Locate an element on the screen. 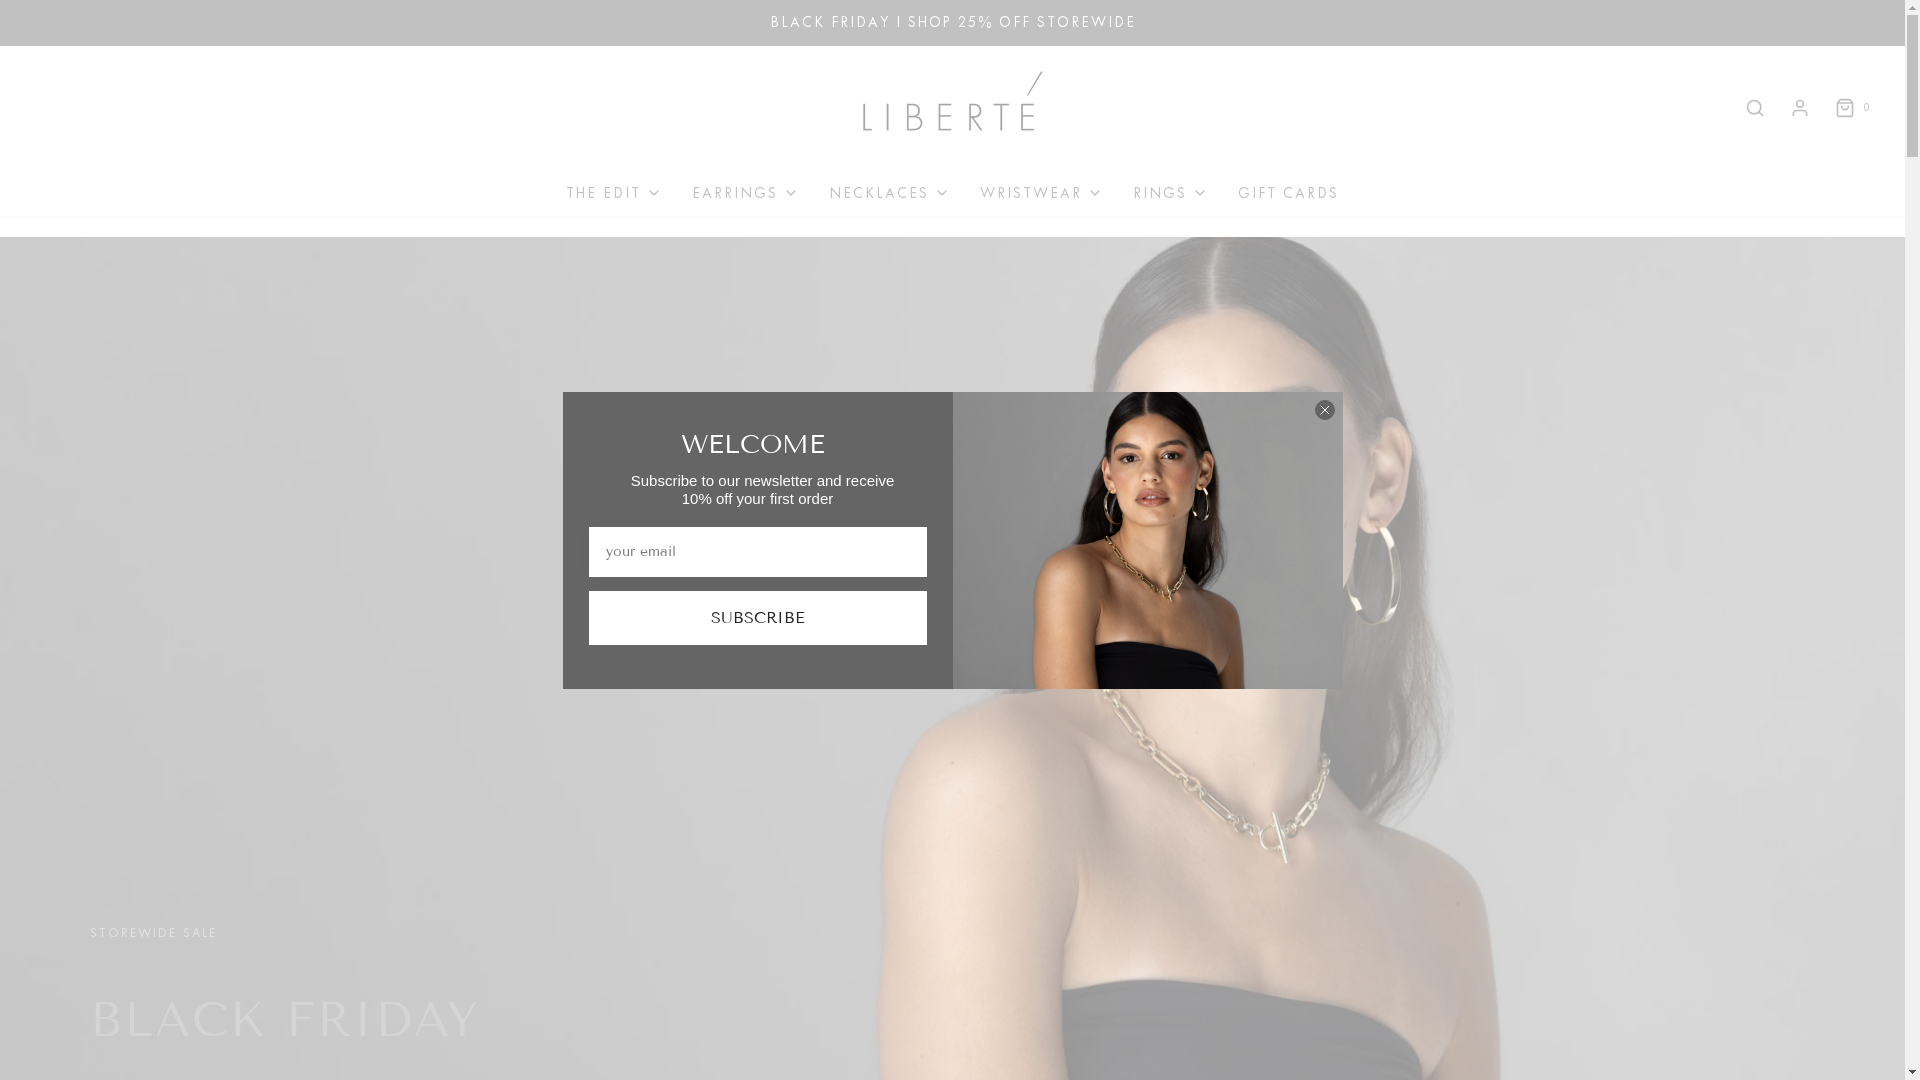 This screenshot has width=1920, height=1080. 'NECKLACES' is located at coordinates (888, 193).